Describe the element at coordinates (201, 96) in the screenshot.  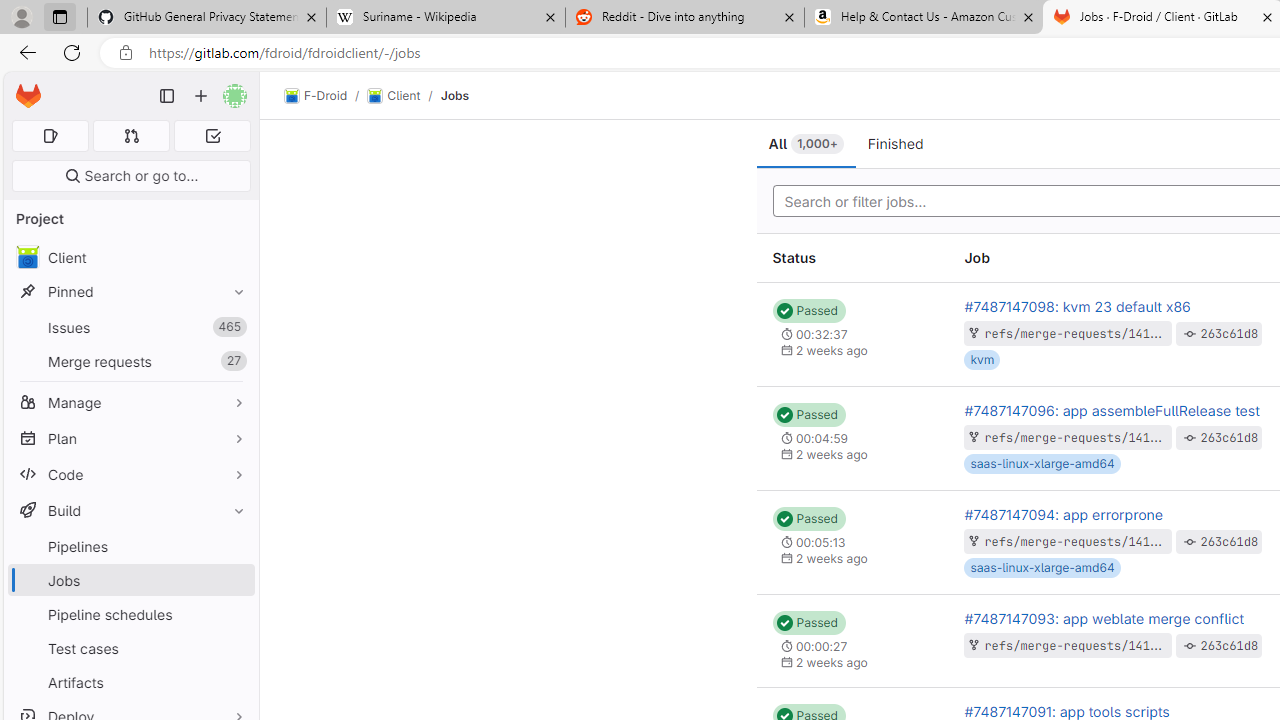
I see `'Create new...'` at that location.